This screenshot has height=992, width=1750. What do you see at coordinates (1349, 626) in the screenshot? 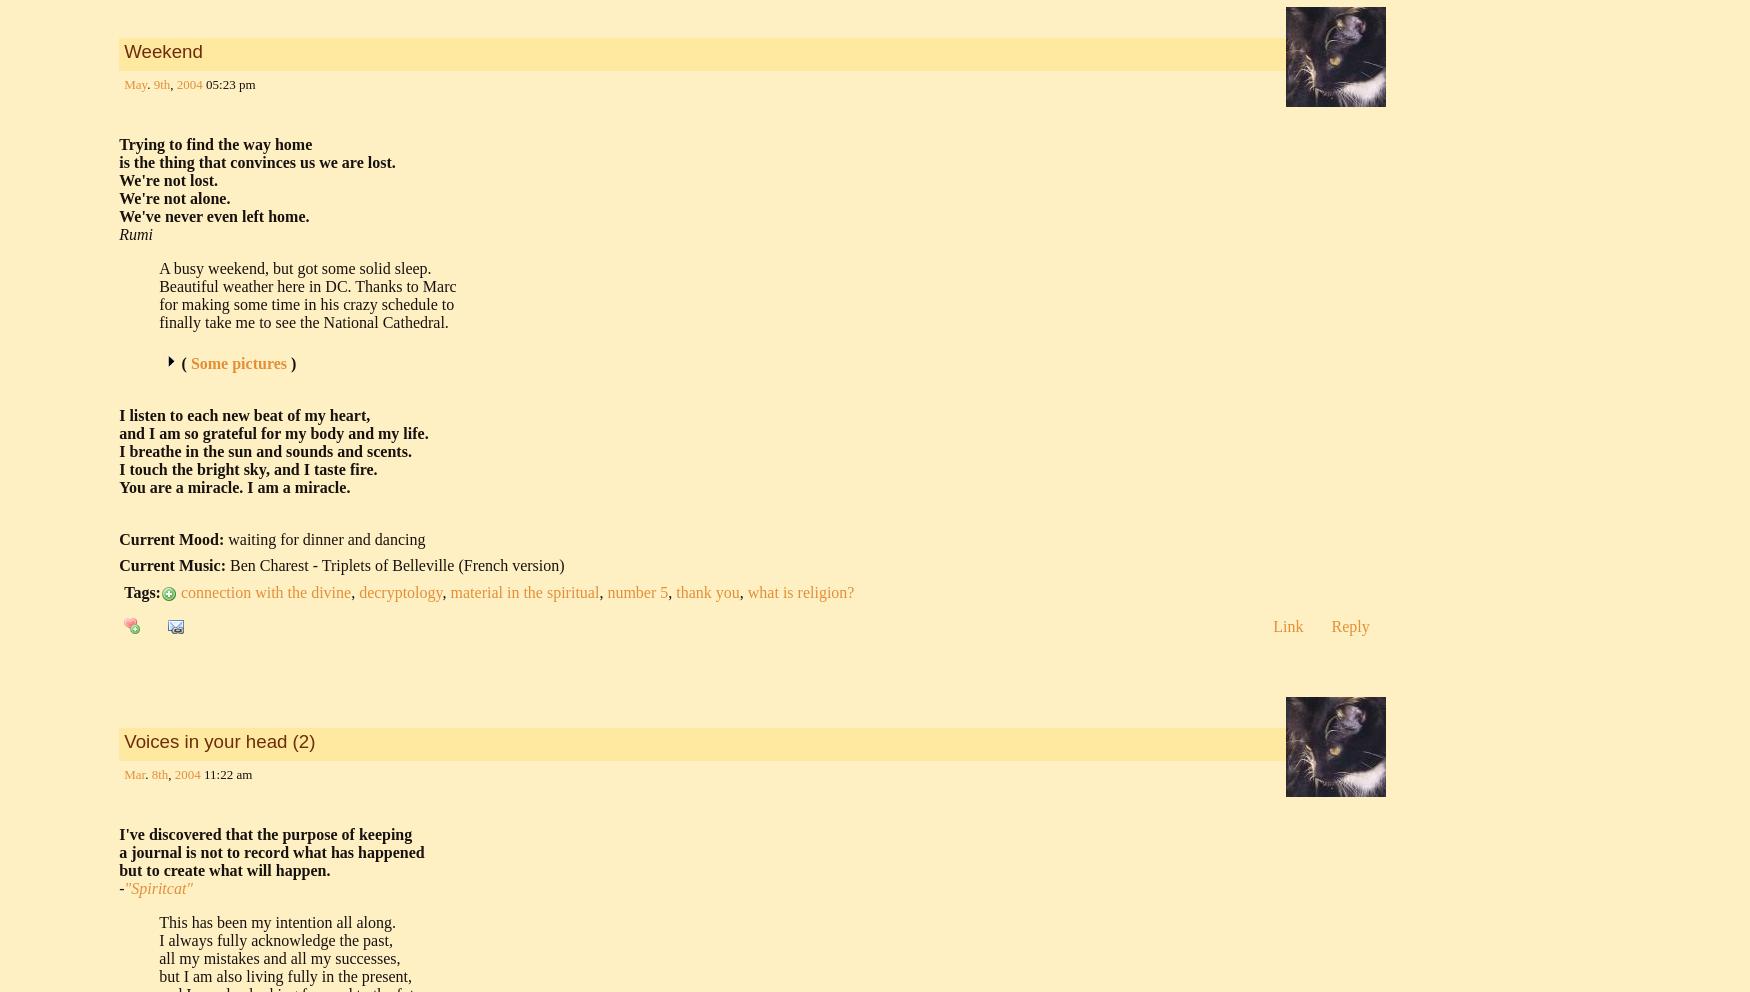
I see `'Reply'` at bounding box center [1349, 626].